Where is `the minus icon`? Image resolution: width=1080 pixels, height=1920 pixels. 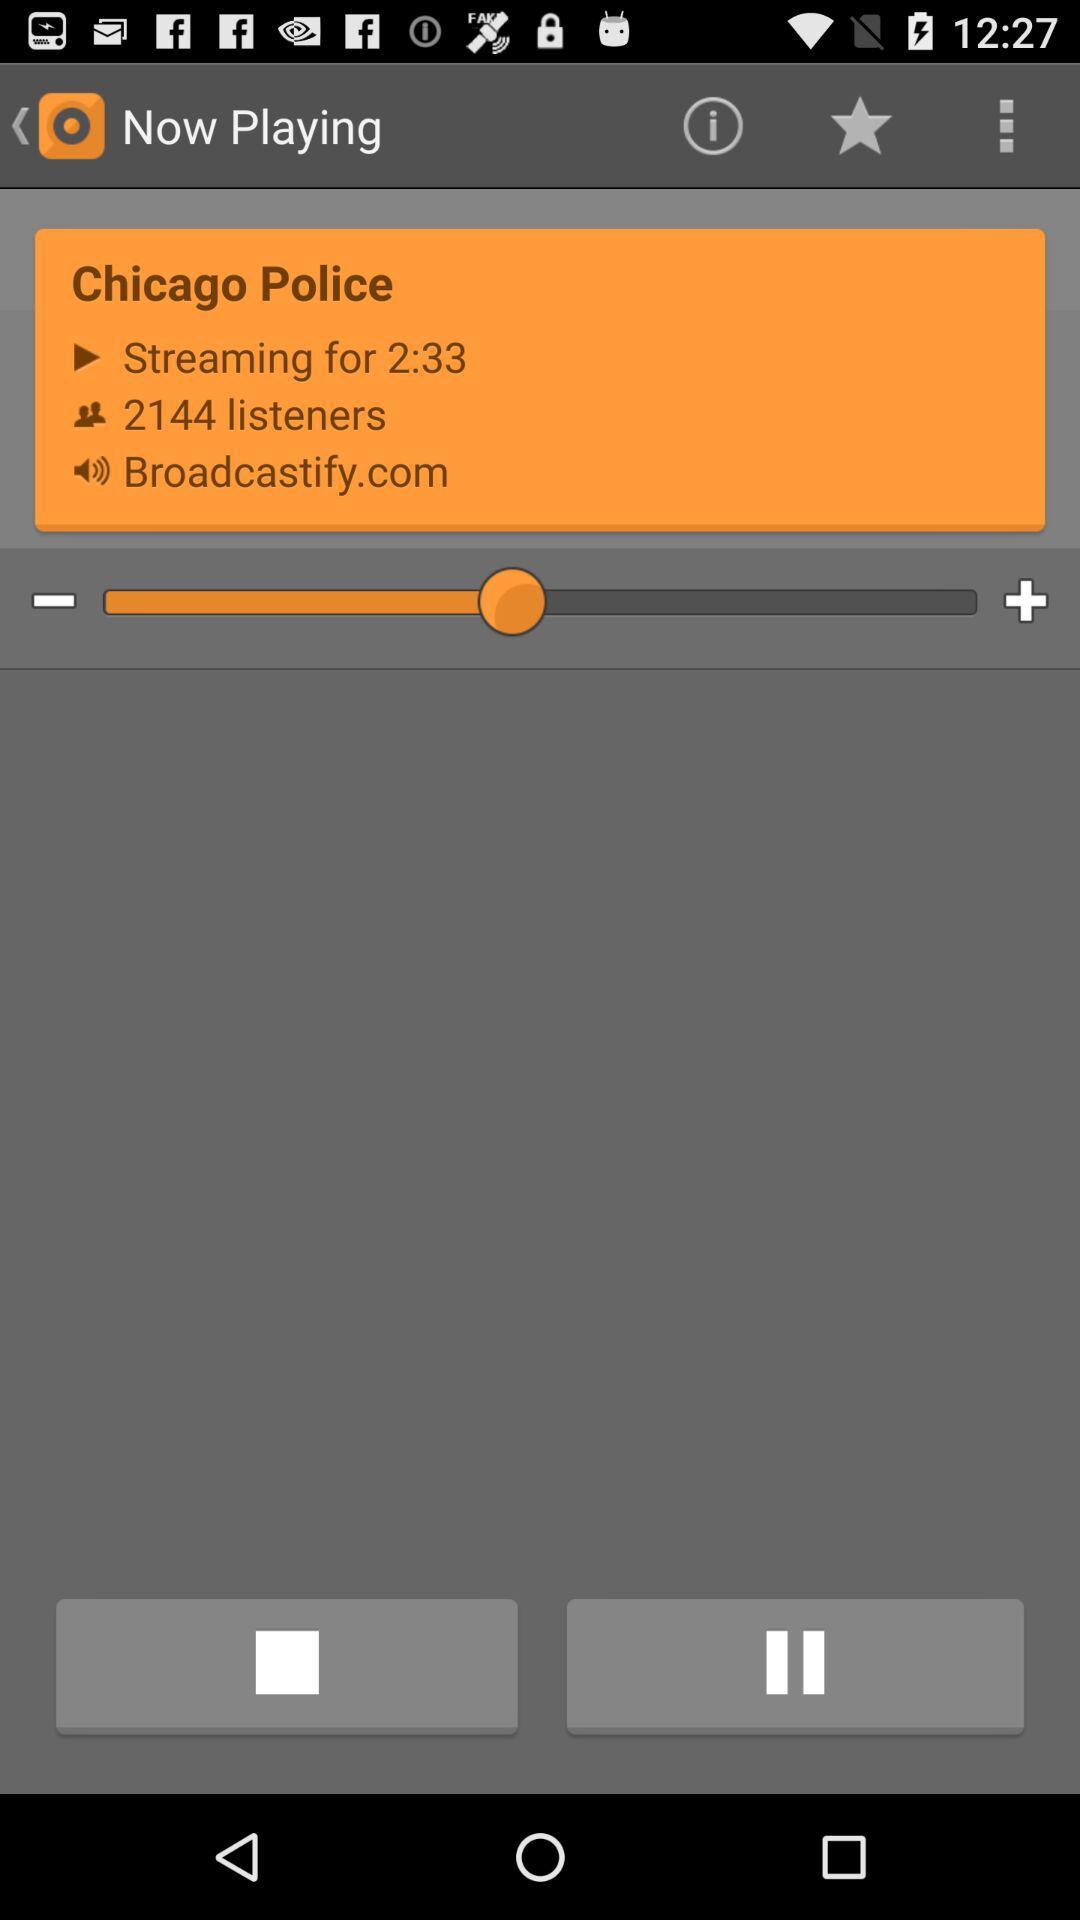
the minus icon is located at coordinates (38, 644).